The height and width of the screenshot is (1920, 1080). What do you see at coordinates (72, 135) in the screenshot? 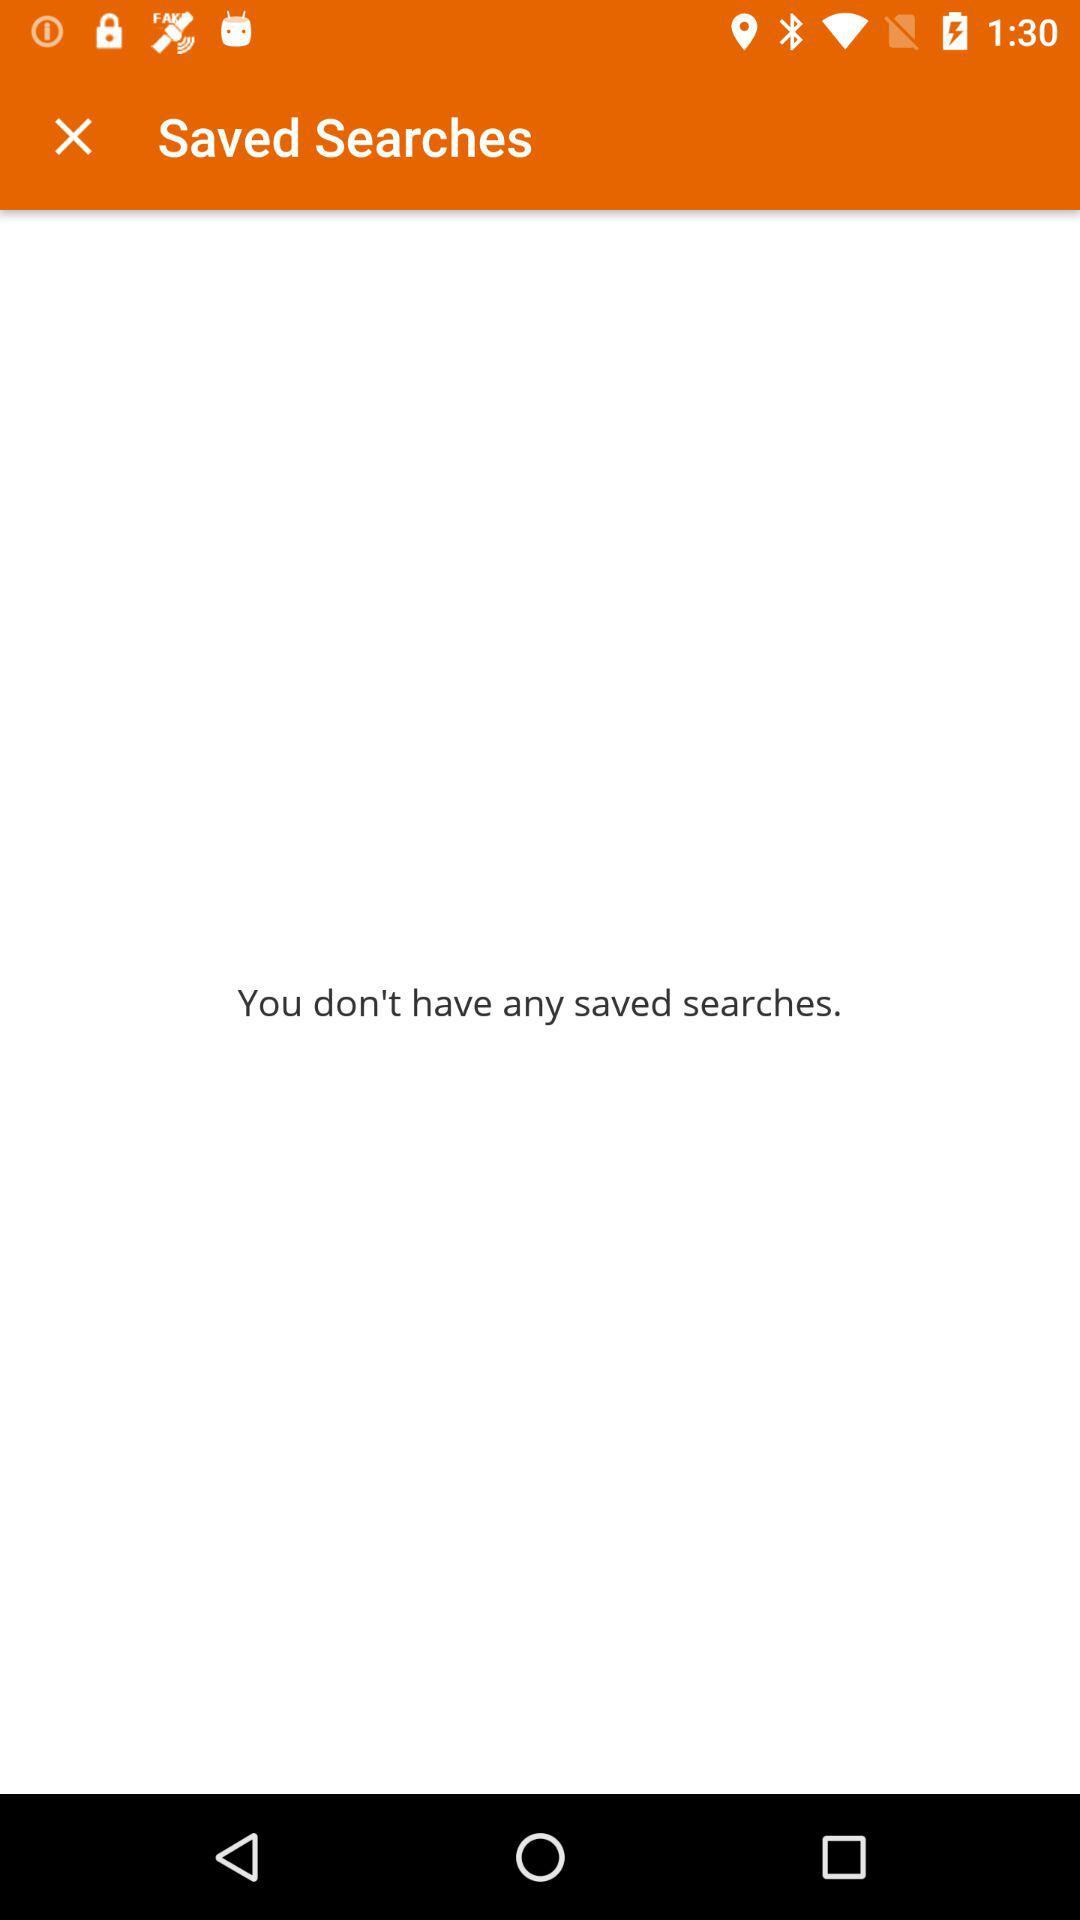
I see `button` at bounding box center [72, 135].